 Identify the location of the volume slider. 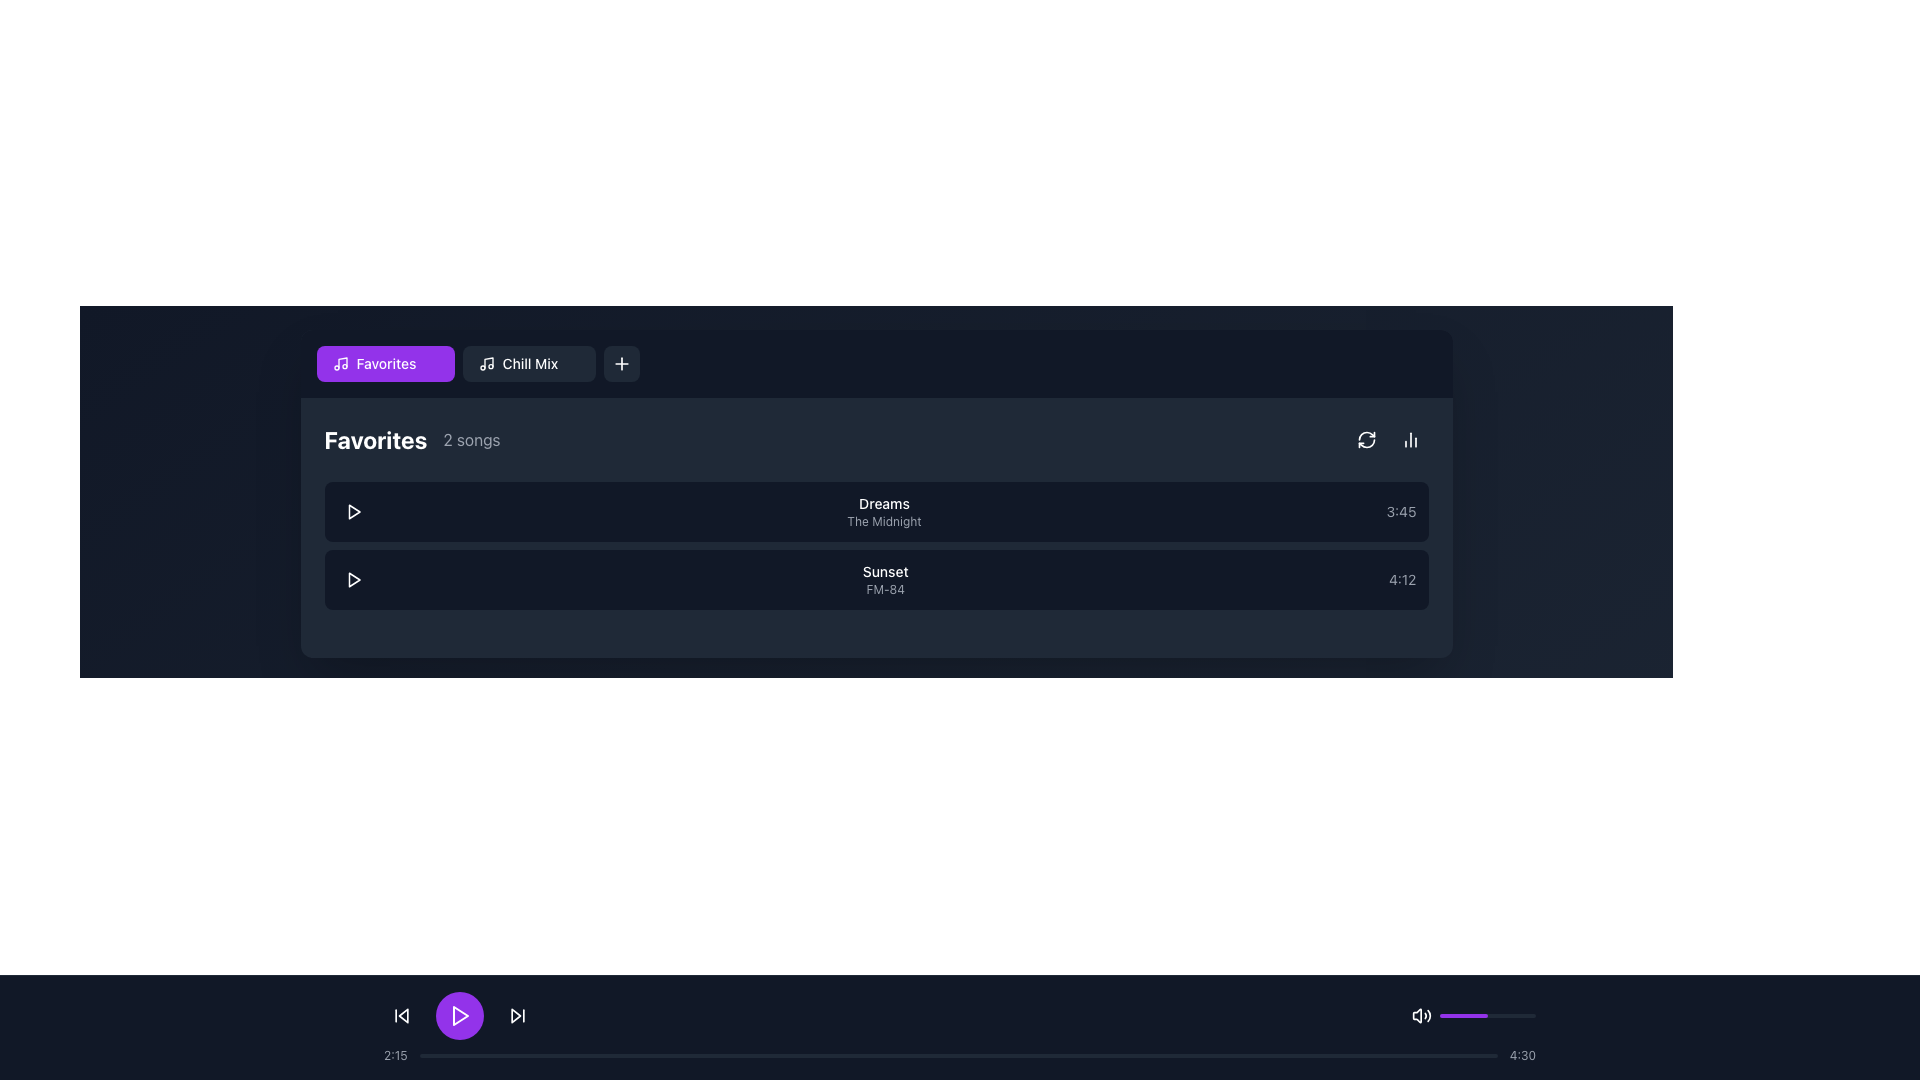
(1515, 1015).